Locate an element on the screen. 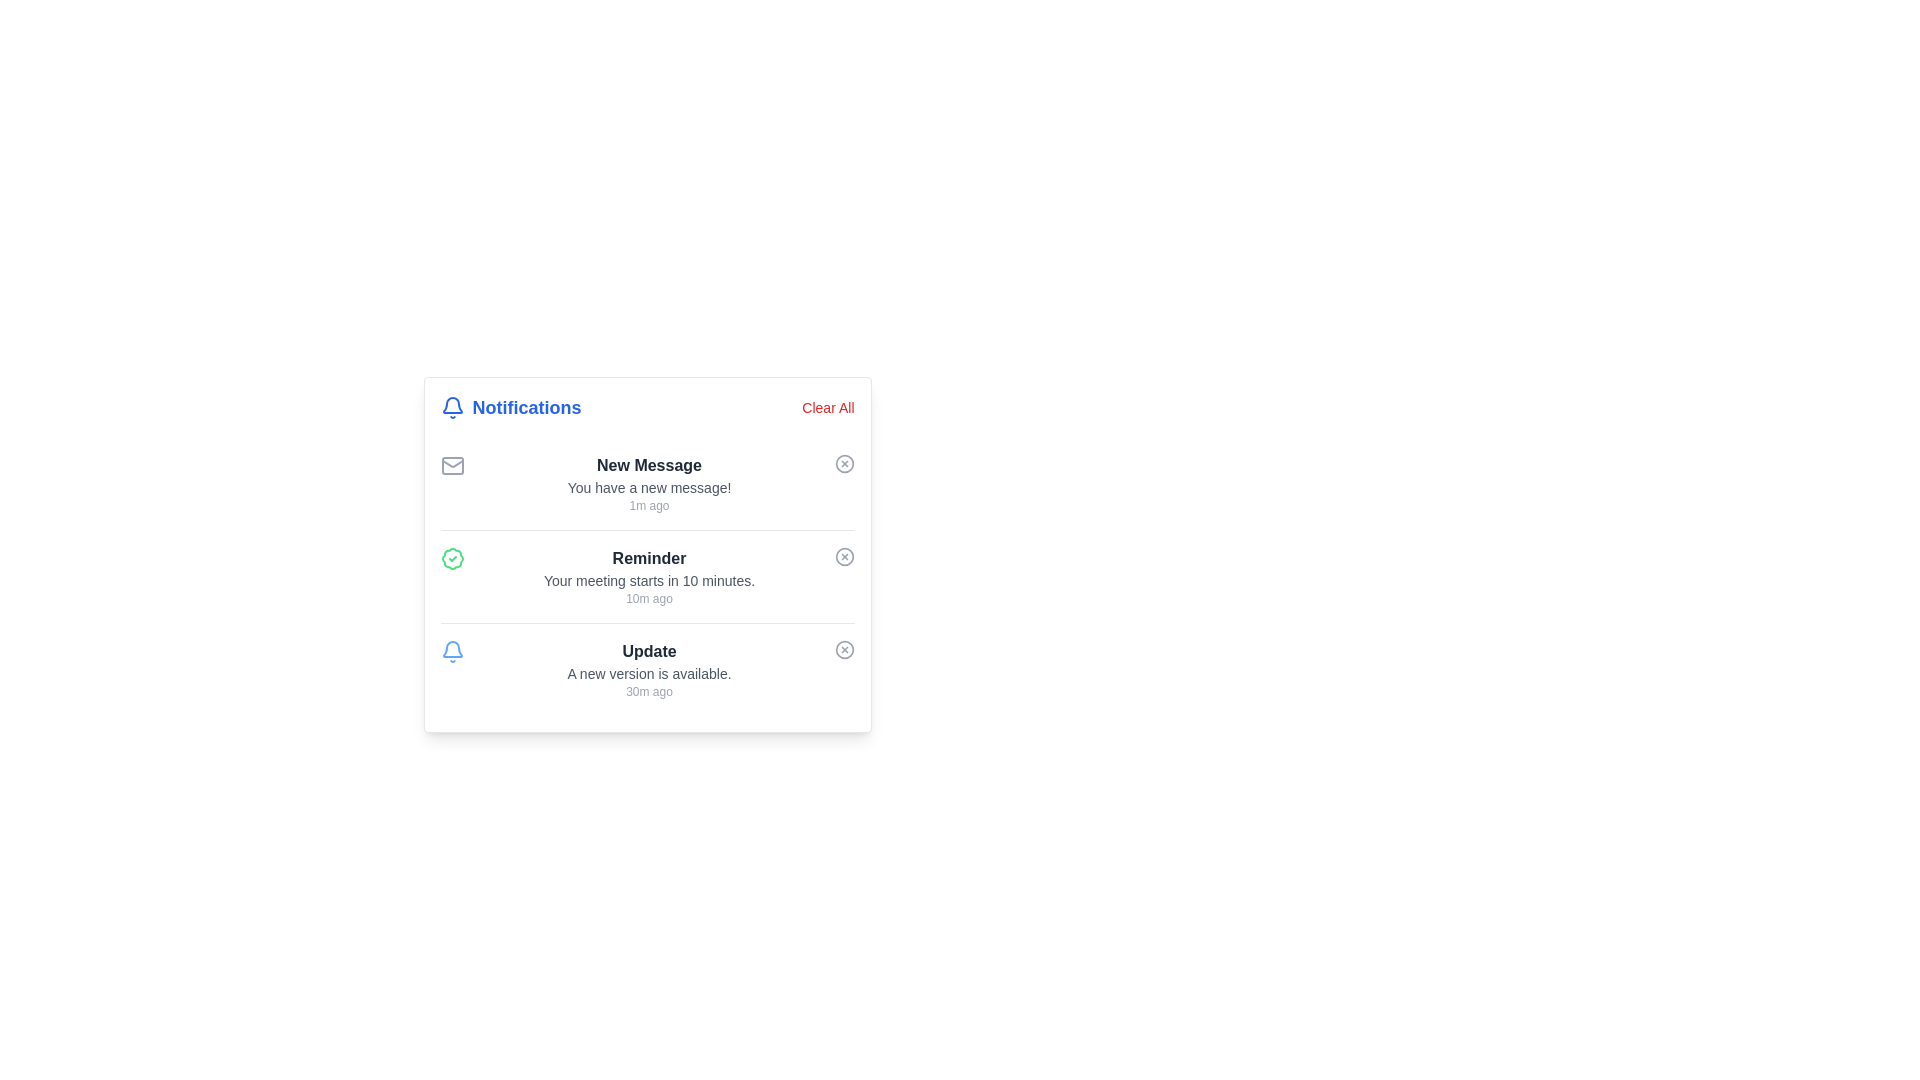 Image resolution: width=1920 pixels, height=1080 pixels. the presence of the bell-shaped notification icon, which is styled with a thin outline and a uniform blue color, located next to the text 'Notifications' at the top-left area of the notification panel is located at coordinates (451, 407).